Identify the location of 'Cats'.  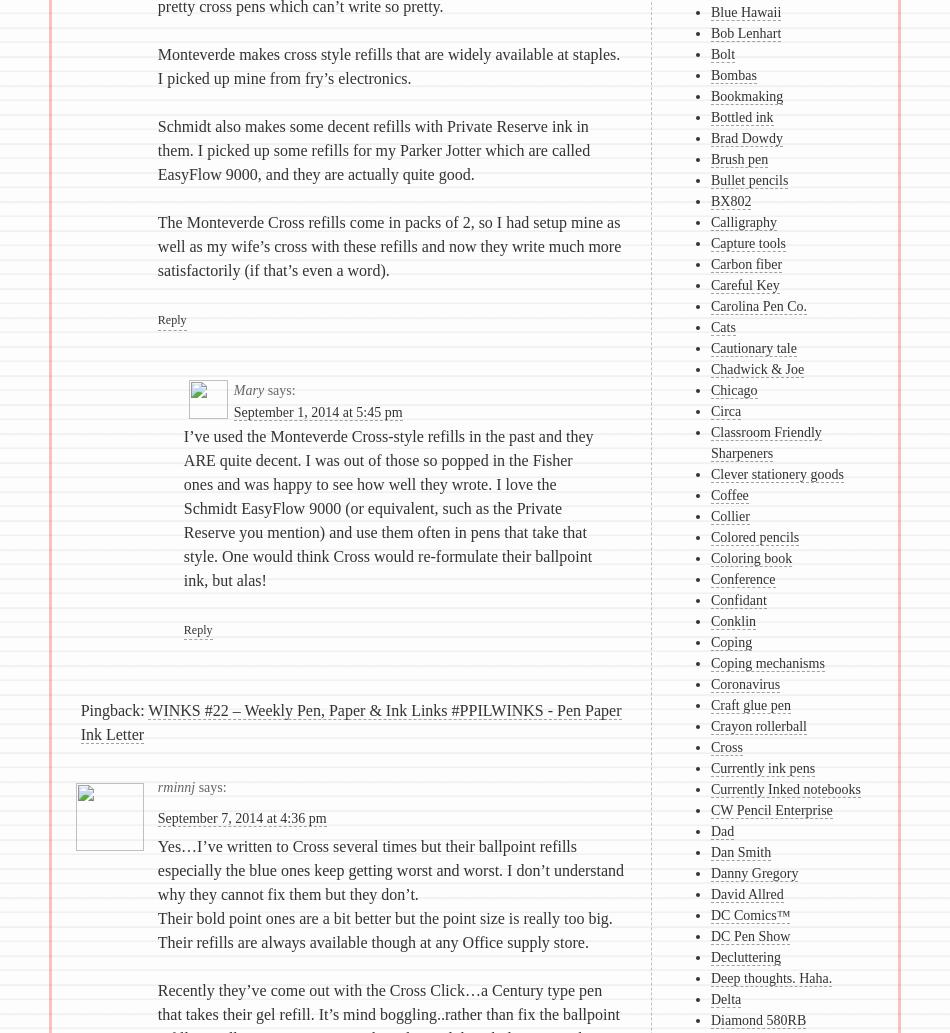
(710, 326).